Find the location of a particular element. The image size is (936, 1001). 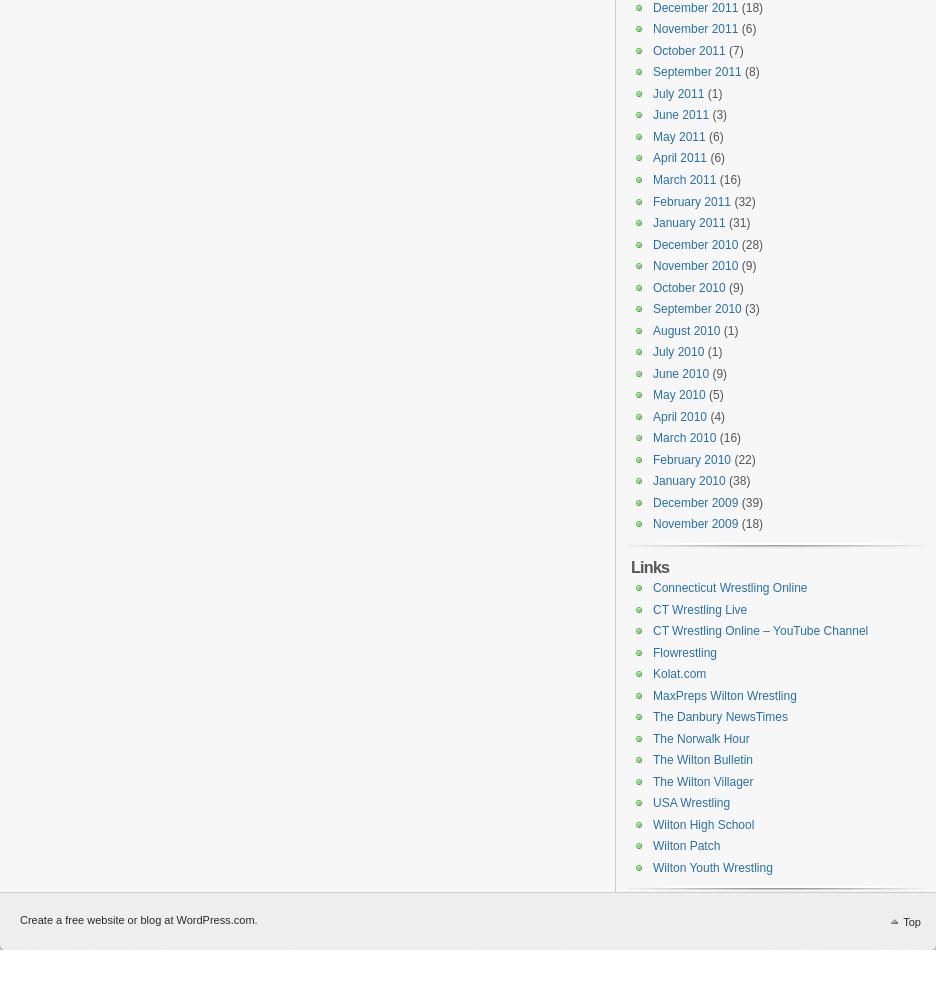

'CT Wrestling Online – YouTube Channel' is located at coordinates (760, 631).